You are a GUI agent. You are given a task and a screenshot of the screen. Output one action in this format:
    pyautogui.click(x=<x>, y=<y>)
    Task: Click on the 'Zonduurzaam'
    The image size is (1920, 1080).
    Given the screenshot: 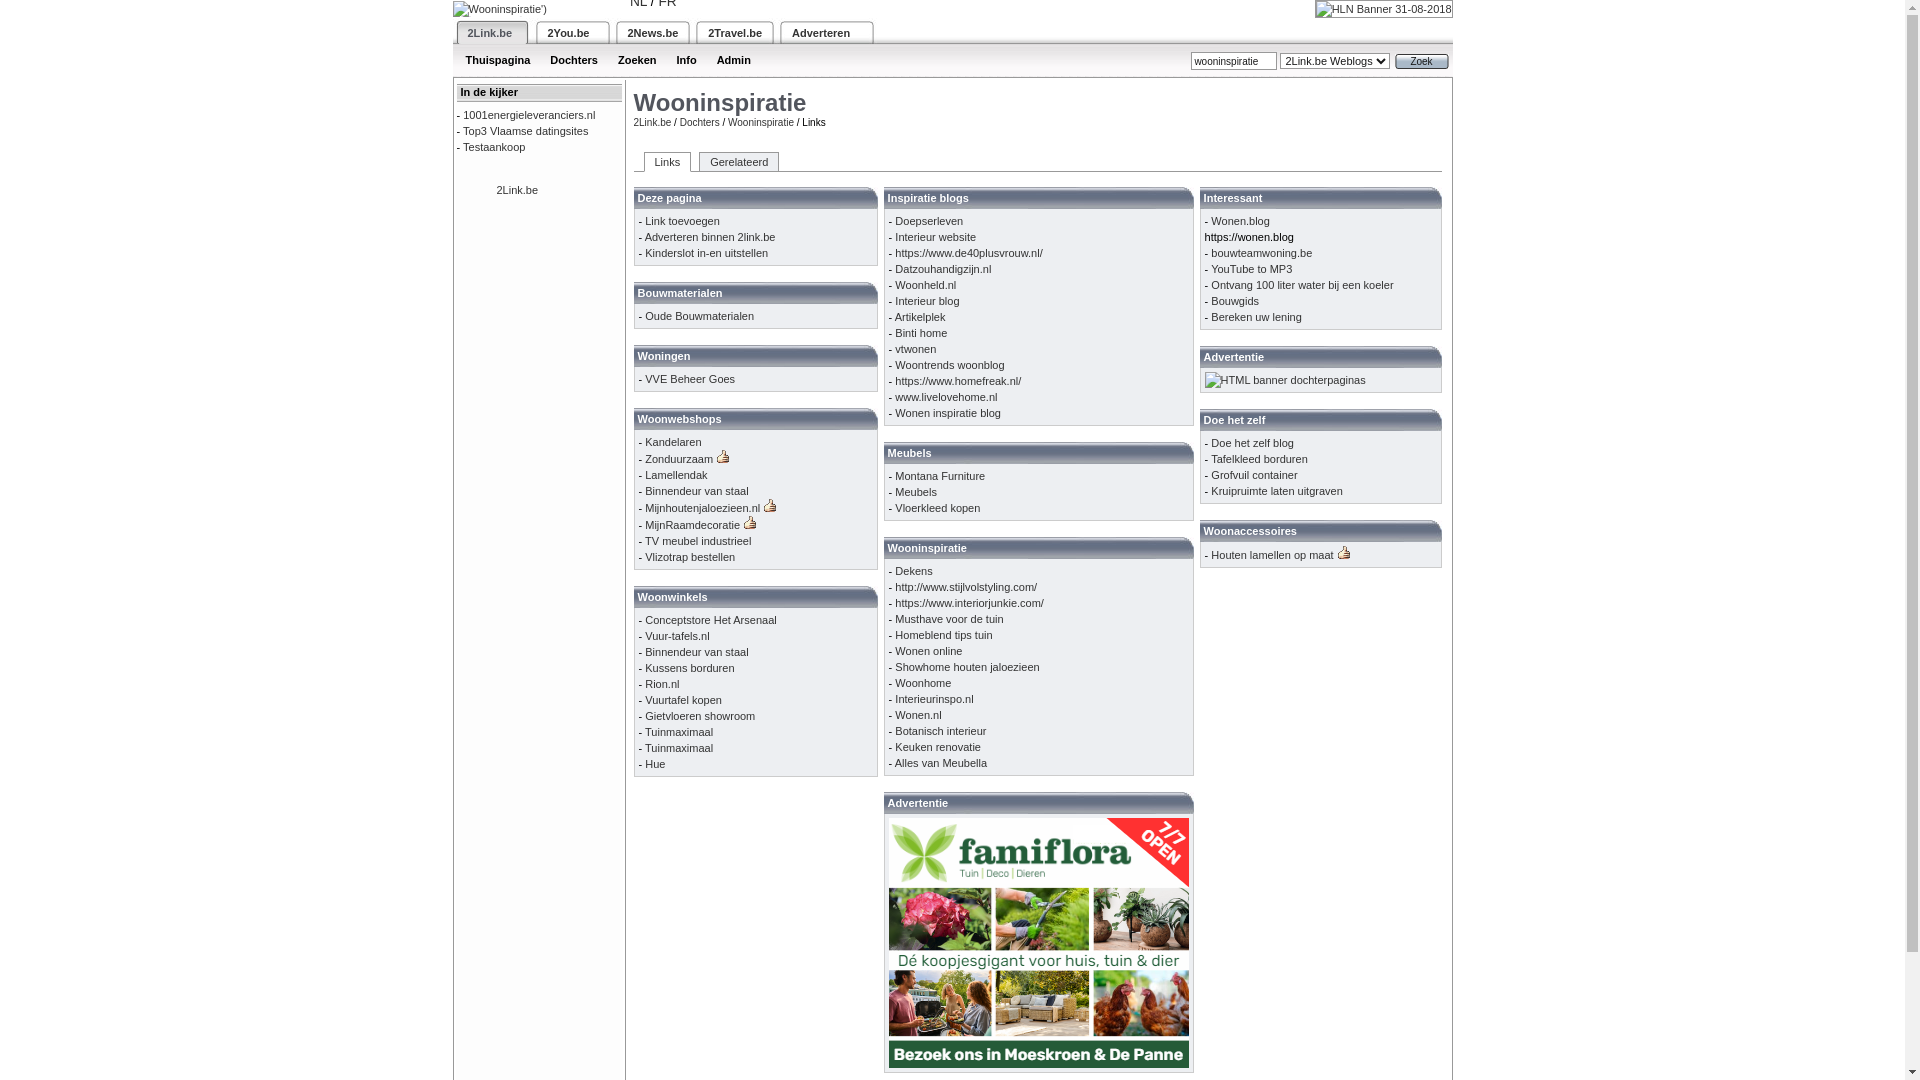 What is the action you would take?
    pyautogui.click(x=678, y=459)
    